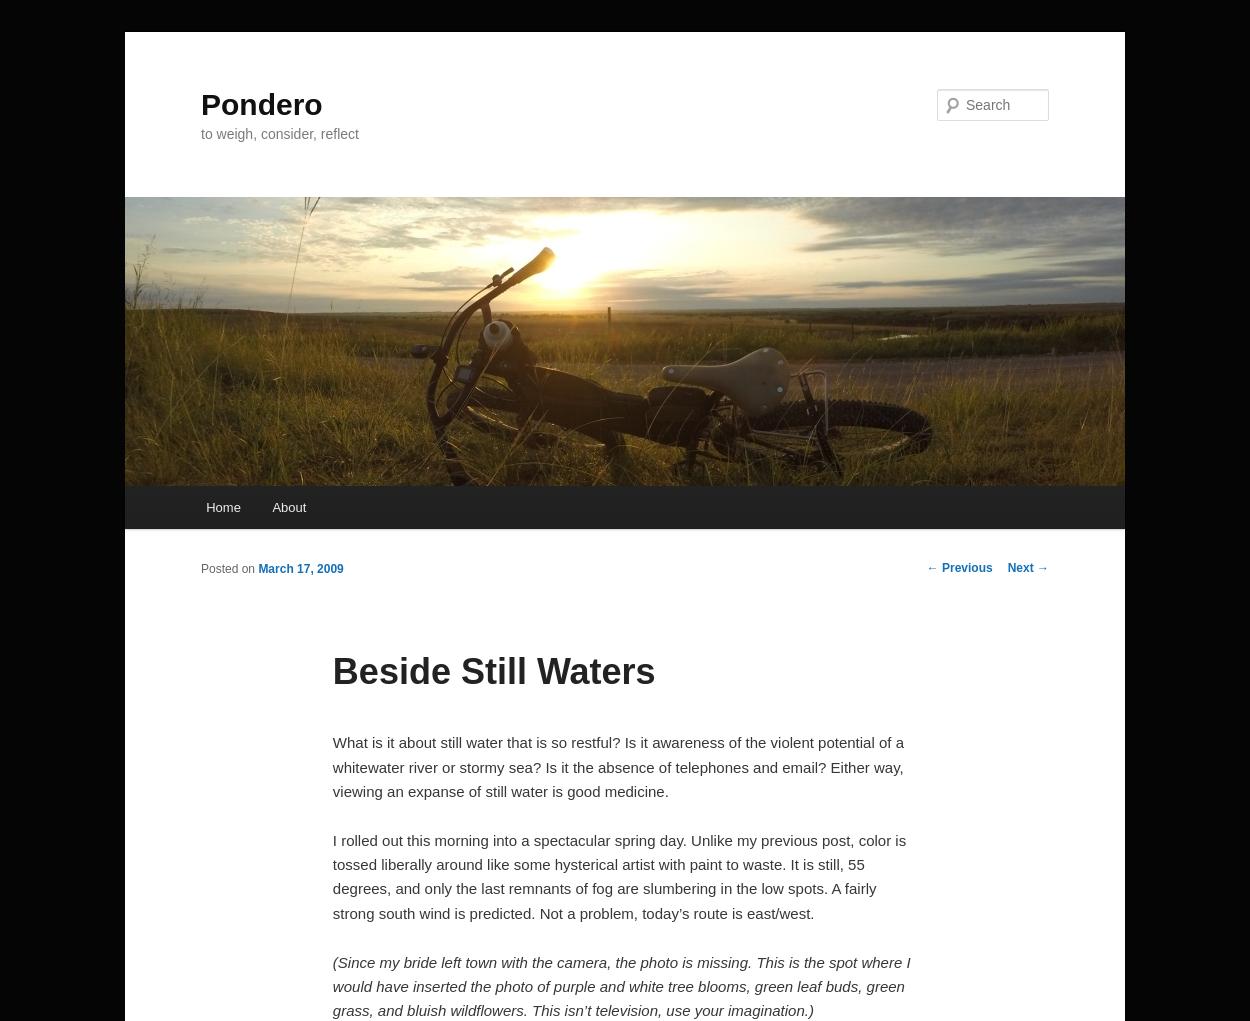 The image size is (1250, 1021). Describe the element at coordinates (618, 875) in the screenshot. I see `'I rolled out this morning into a spectacular spring day.  Unlike my previous post, color is tossed liberally around like some hysterical artist with paint to waste.  It is still, 55 degrees, and only the last remnants of fog are slumbering in the low spots.  A fairly strong south wind is predicted.  Not a problem, today’s route is east/west.'` at that location.